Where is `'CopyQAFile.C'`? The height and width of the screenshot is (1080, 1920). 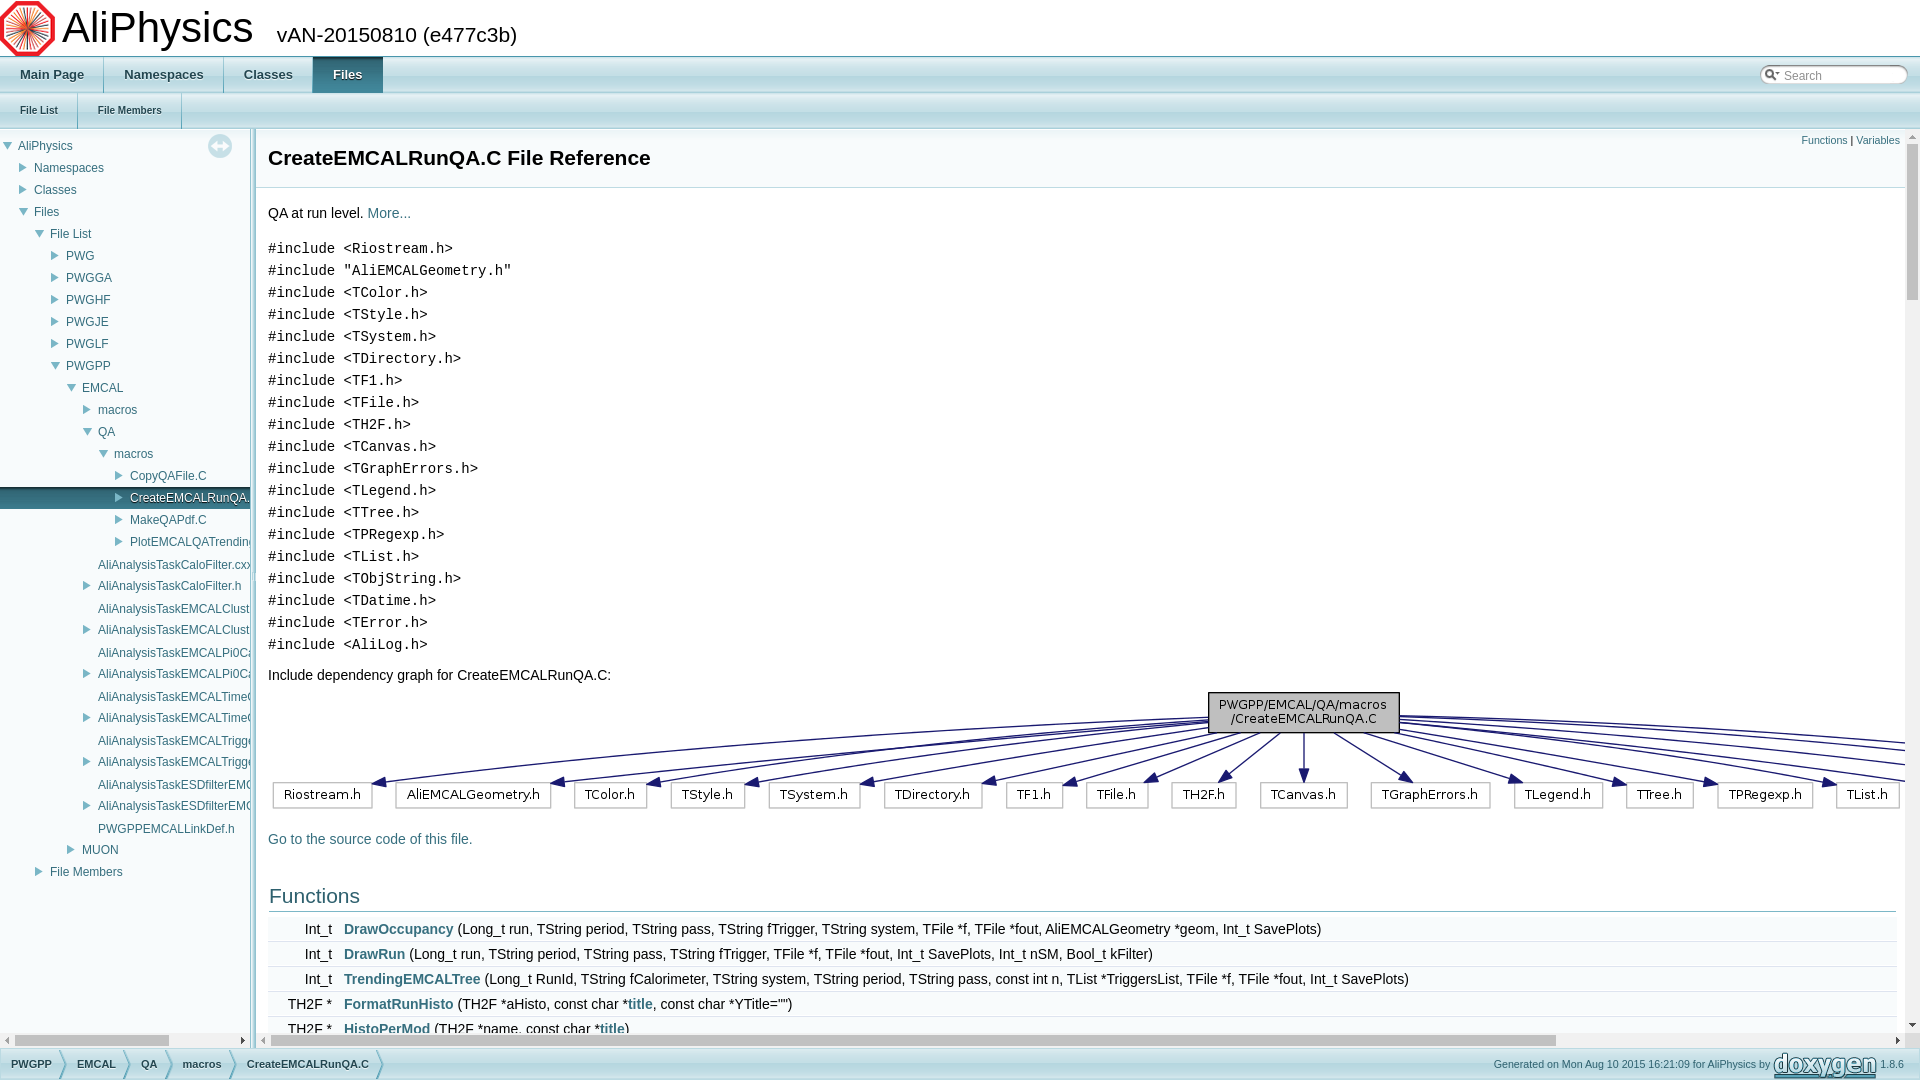 'CopyQAFile.C' is located at coordinates (168, 475).